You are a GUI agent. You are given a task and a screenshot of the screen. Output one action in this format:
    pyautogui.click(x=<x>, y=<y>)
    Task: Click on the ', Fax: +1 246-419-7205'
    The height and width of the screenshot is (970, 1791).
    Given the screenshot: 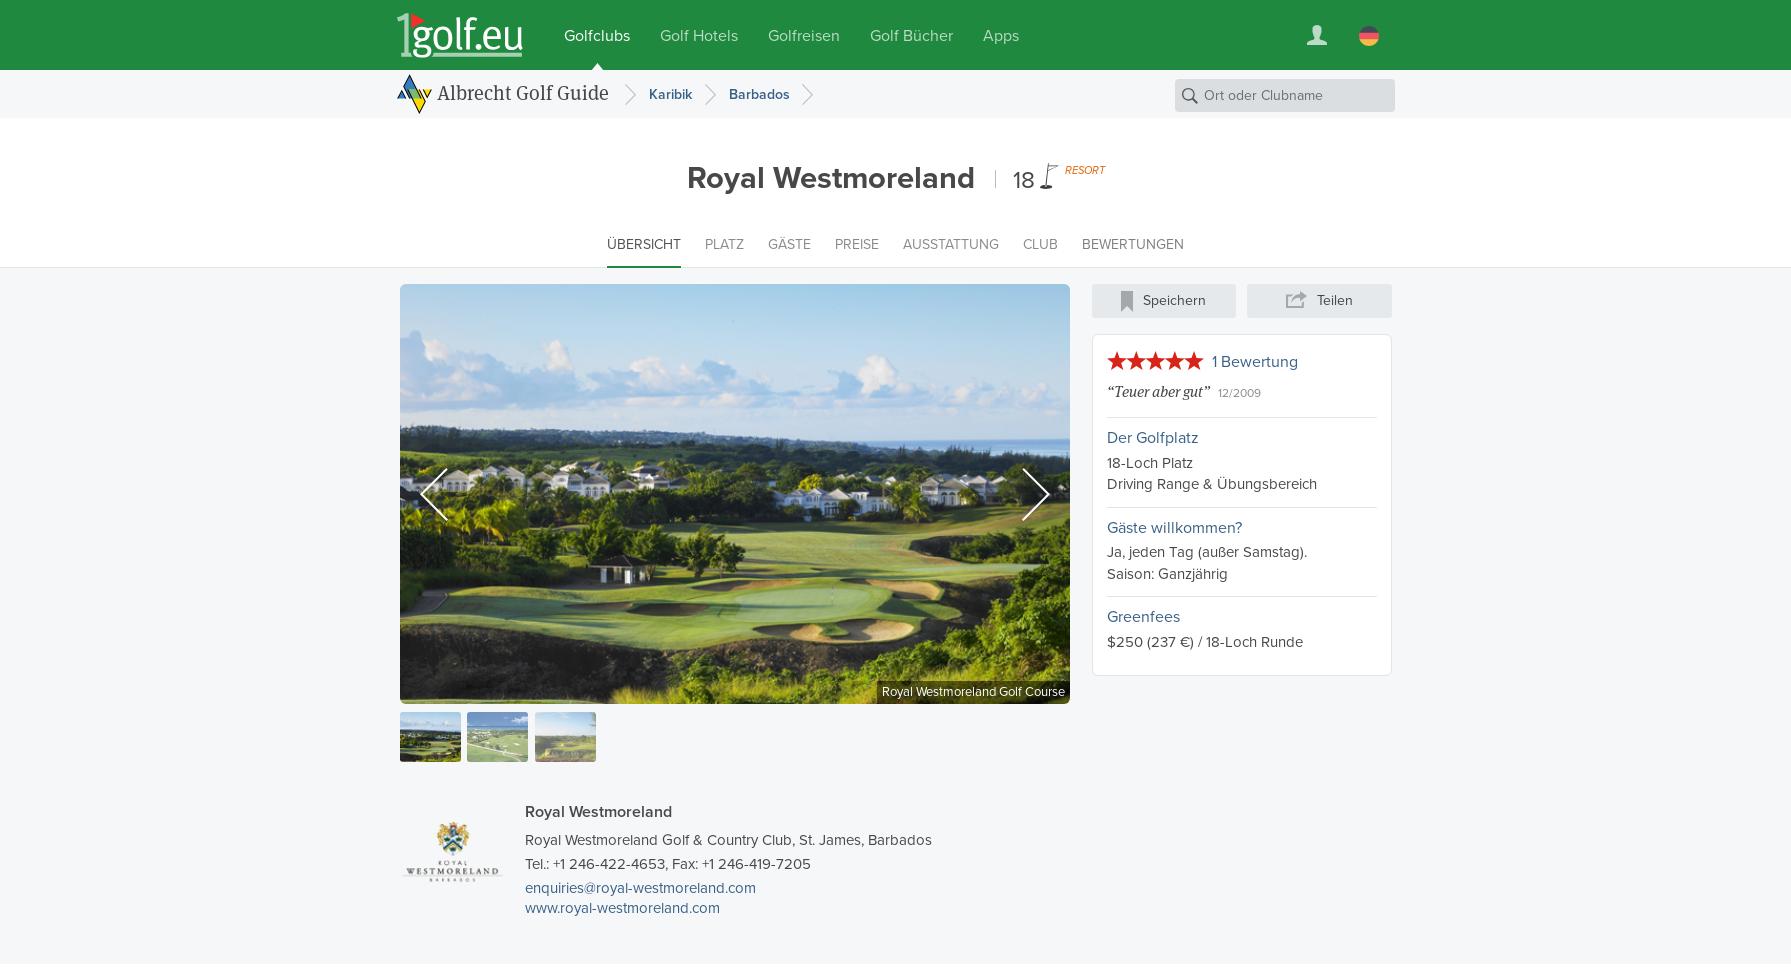 What is the action you would take?
    pyautogui.click(x=736, y=862)
    